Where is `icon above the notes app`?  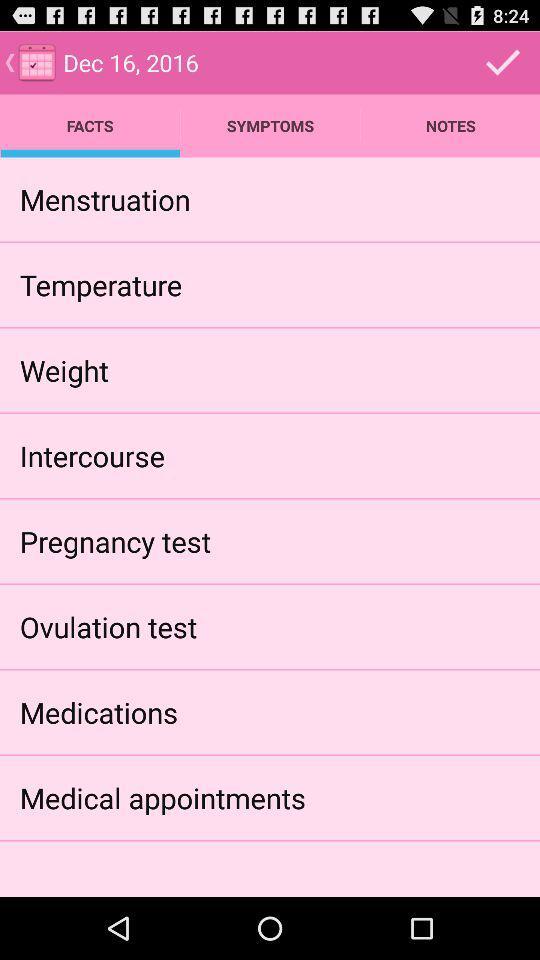 icon above the notes app is located at coordinates (502, 62).